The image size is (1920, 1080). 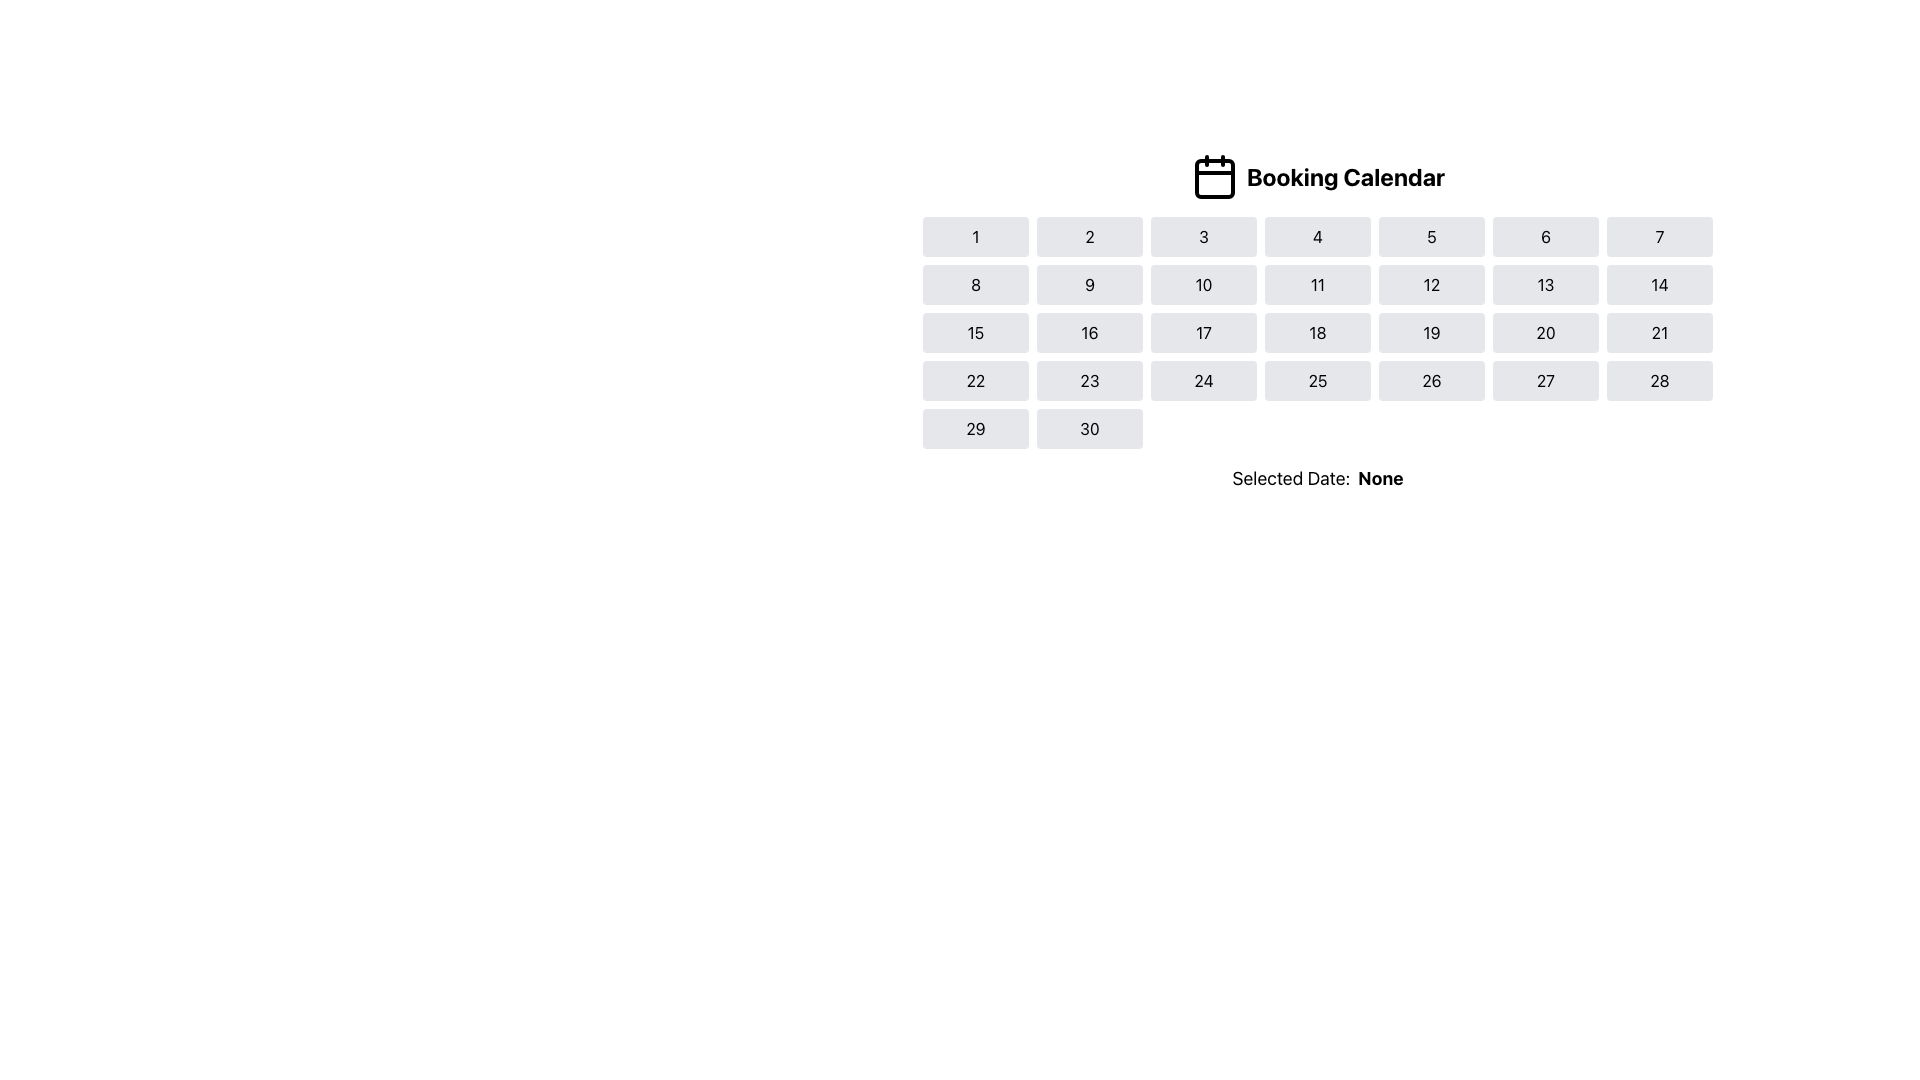 What do you see at coordinates (1544, 381) in the screenshot?
I see `the button displaying the number '27' with a light gray background` at bounding box center [1544, 381].